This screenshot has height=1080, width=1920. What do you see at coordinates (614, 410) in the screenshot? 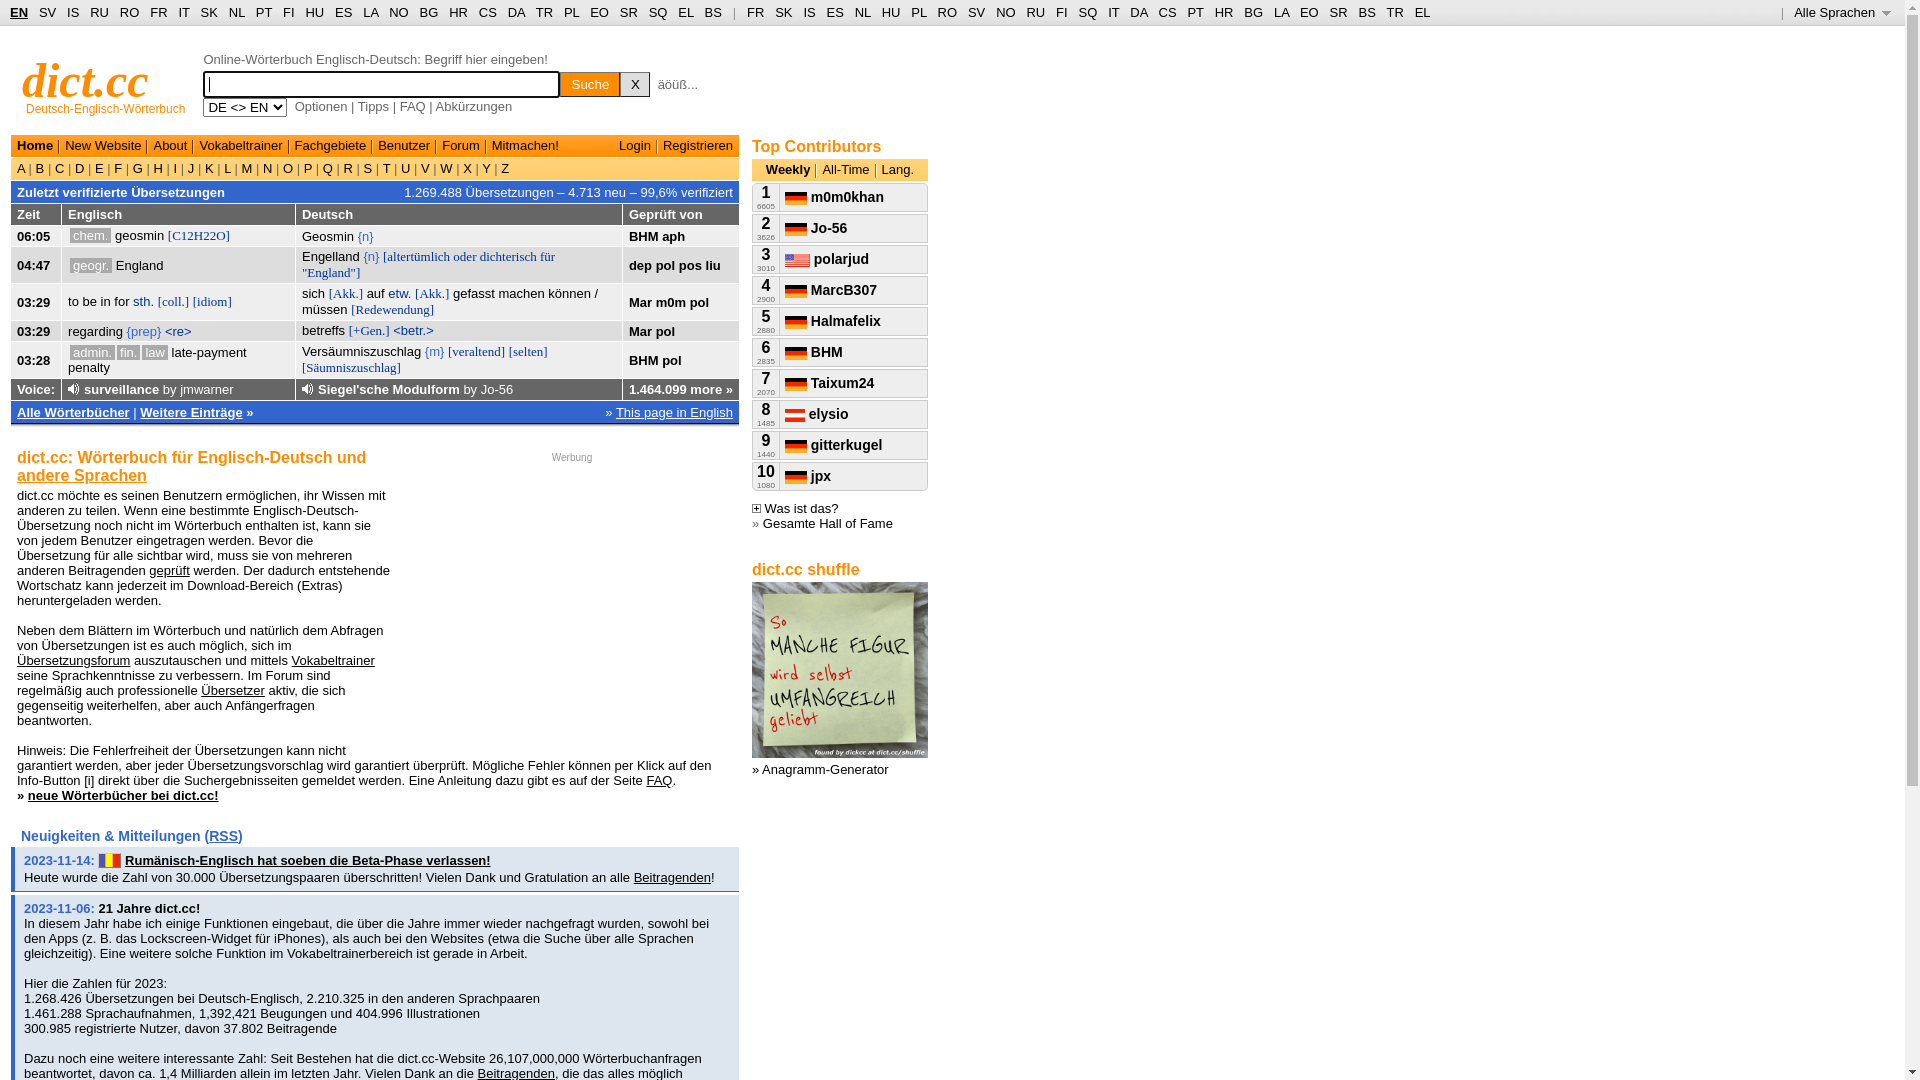
I see `'This page in English'` at bounding box center [614, 410].